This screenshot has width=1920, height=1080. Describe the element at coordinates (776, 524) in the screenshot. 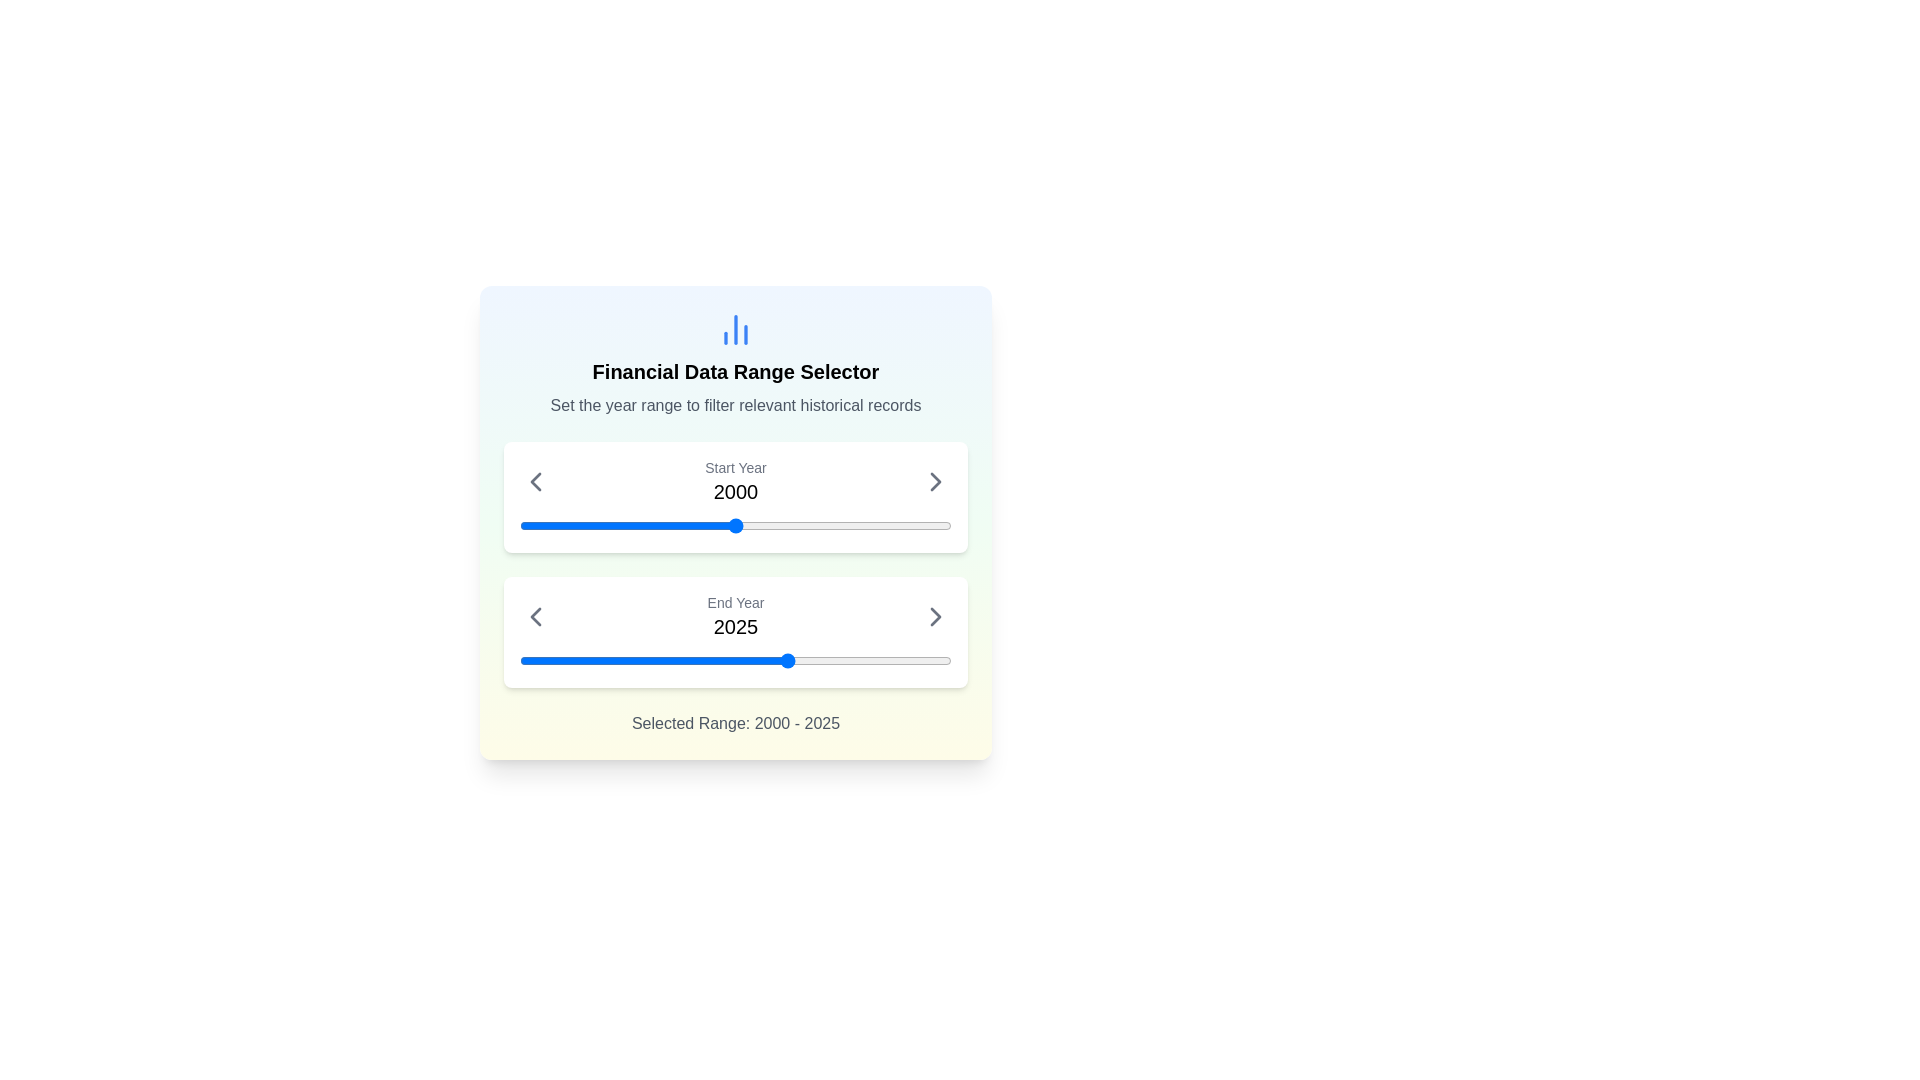

I see `the start year of the range` at that location.